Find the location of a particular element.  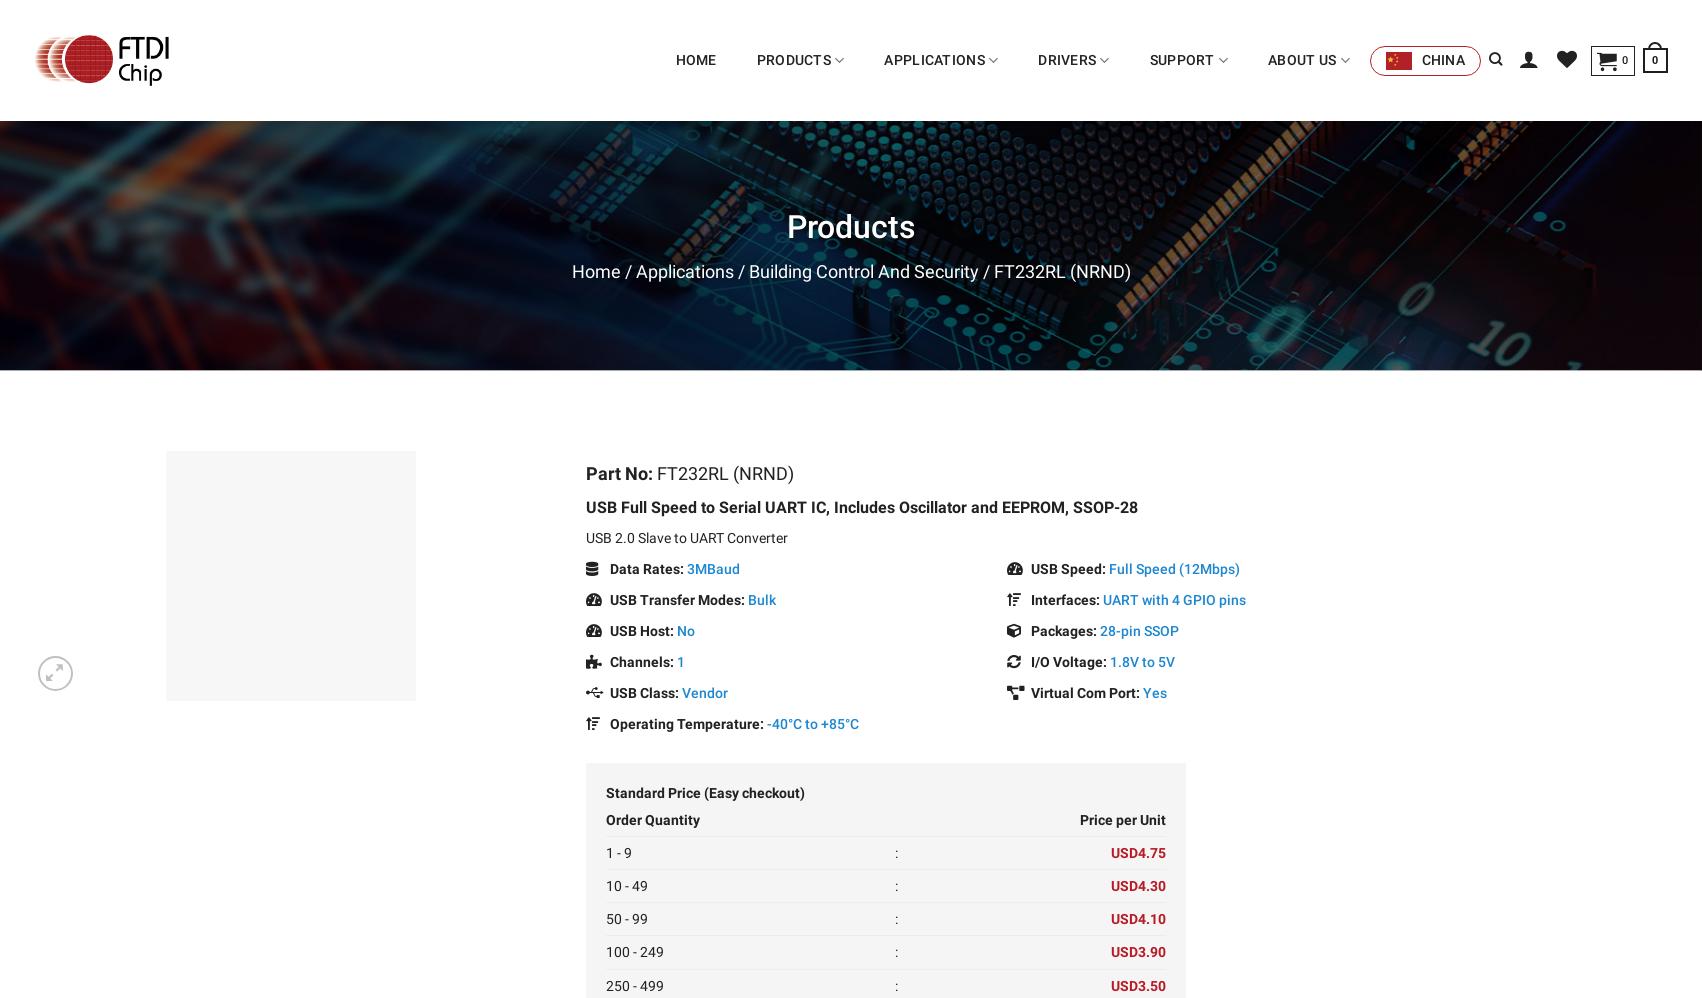

'4.30' is located at coordinates (1151, 885).